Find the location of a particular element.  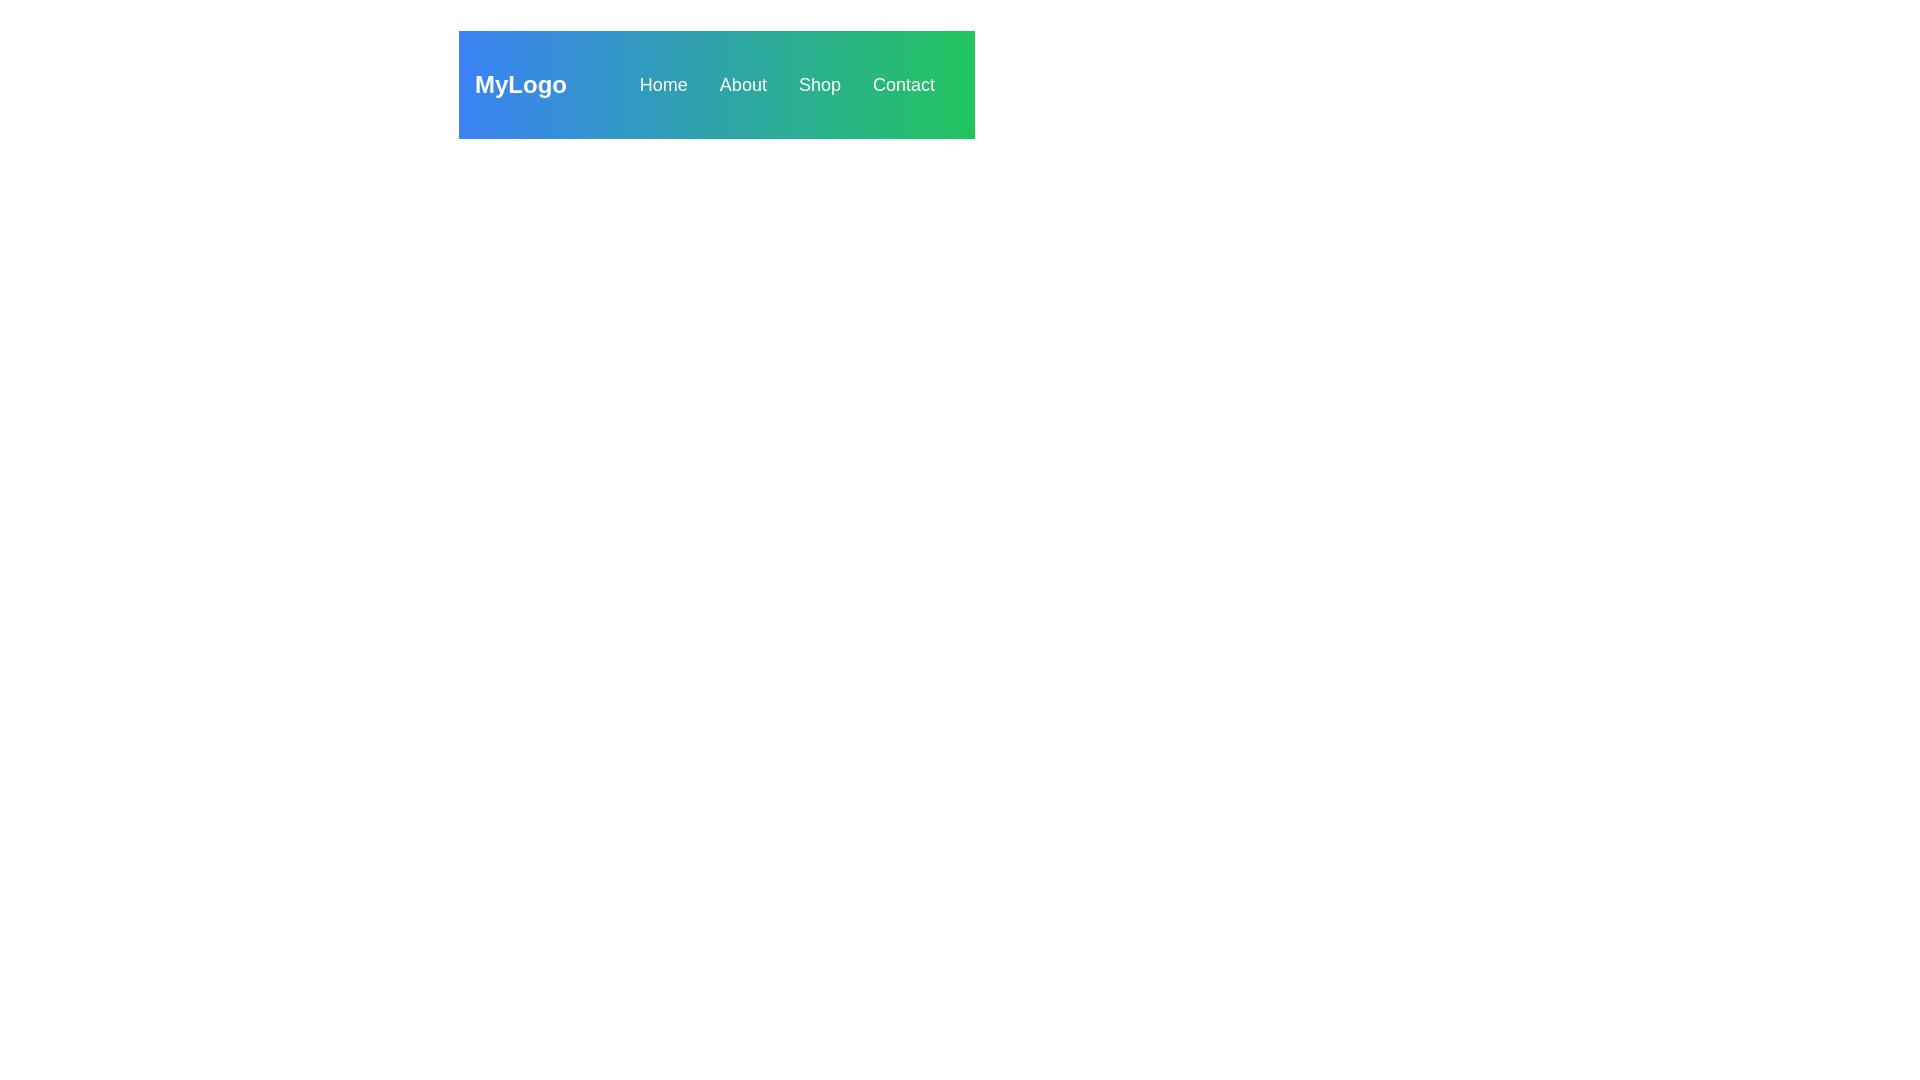

the first text link in the navigation menu, which is positioned to the right of 'MyLogo' is located at coordinates (663, 83).